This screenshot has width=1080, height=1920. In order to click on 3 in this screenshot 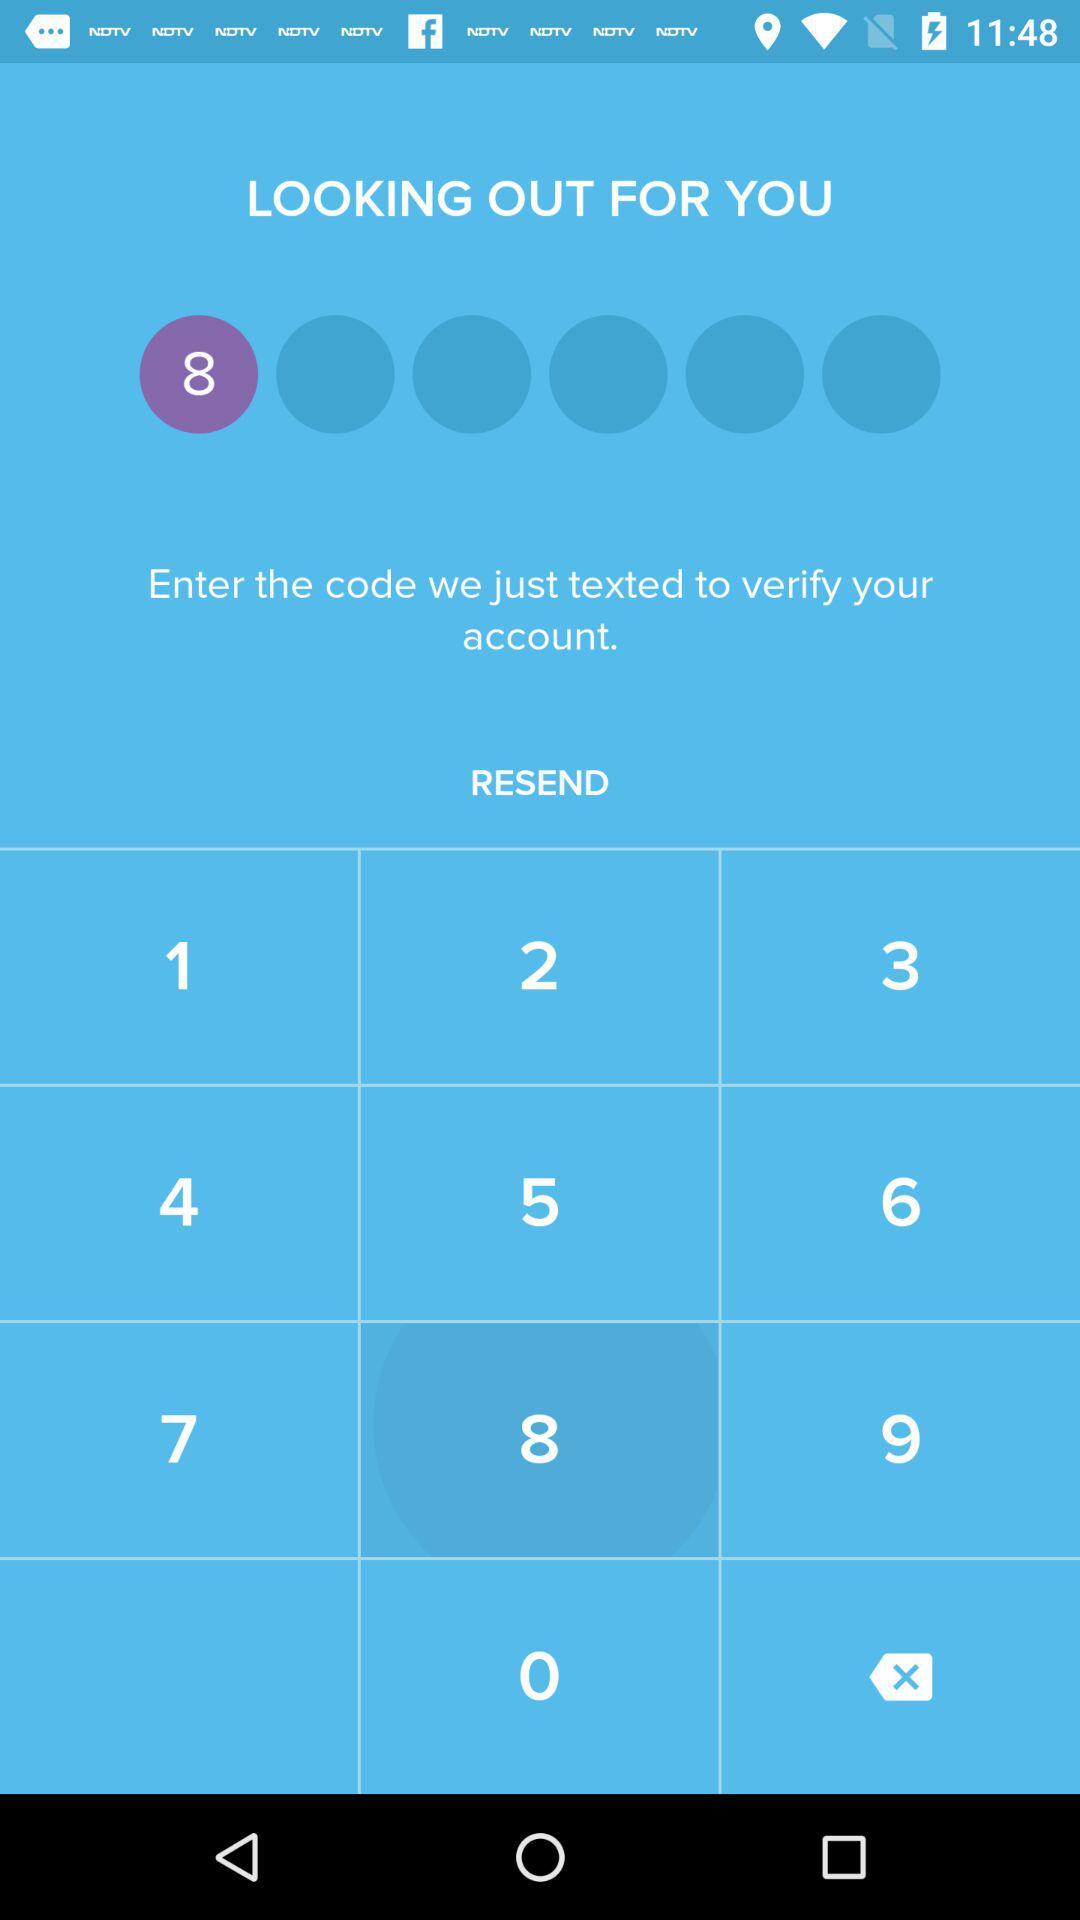, I will do `click(901, 967)`.